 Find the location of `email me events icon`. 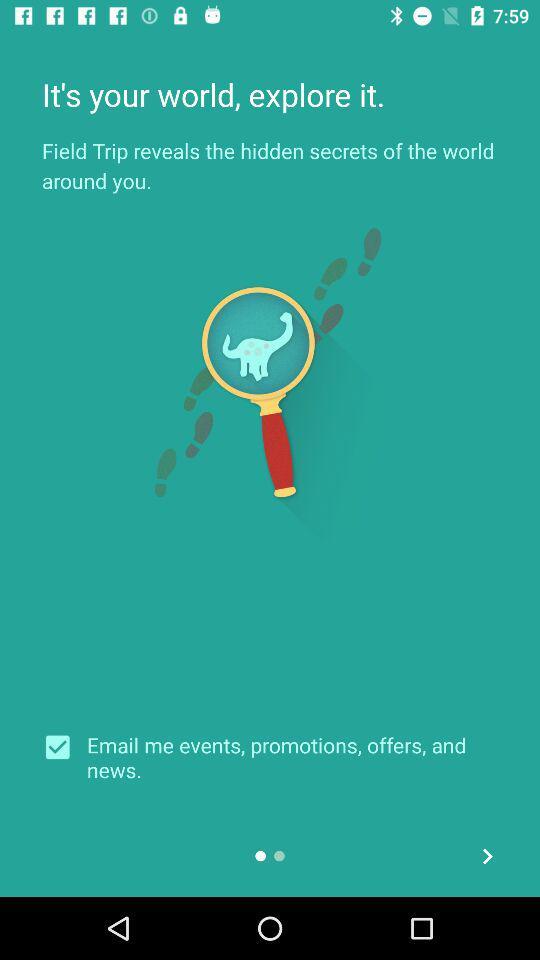

email me events icon is located at coordinates (291, 756).